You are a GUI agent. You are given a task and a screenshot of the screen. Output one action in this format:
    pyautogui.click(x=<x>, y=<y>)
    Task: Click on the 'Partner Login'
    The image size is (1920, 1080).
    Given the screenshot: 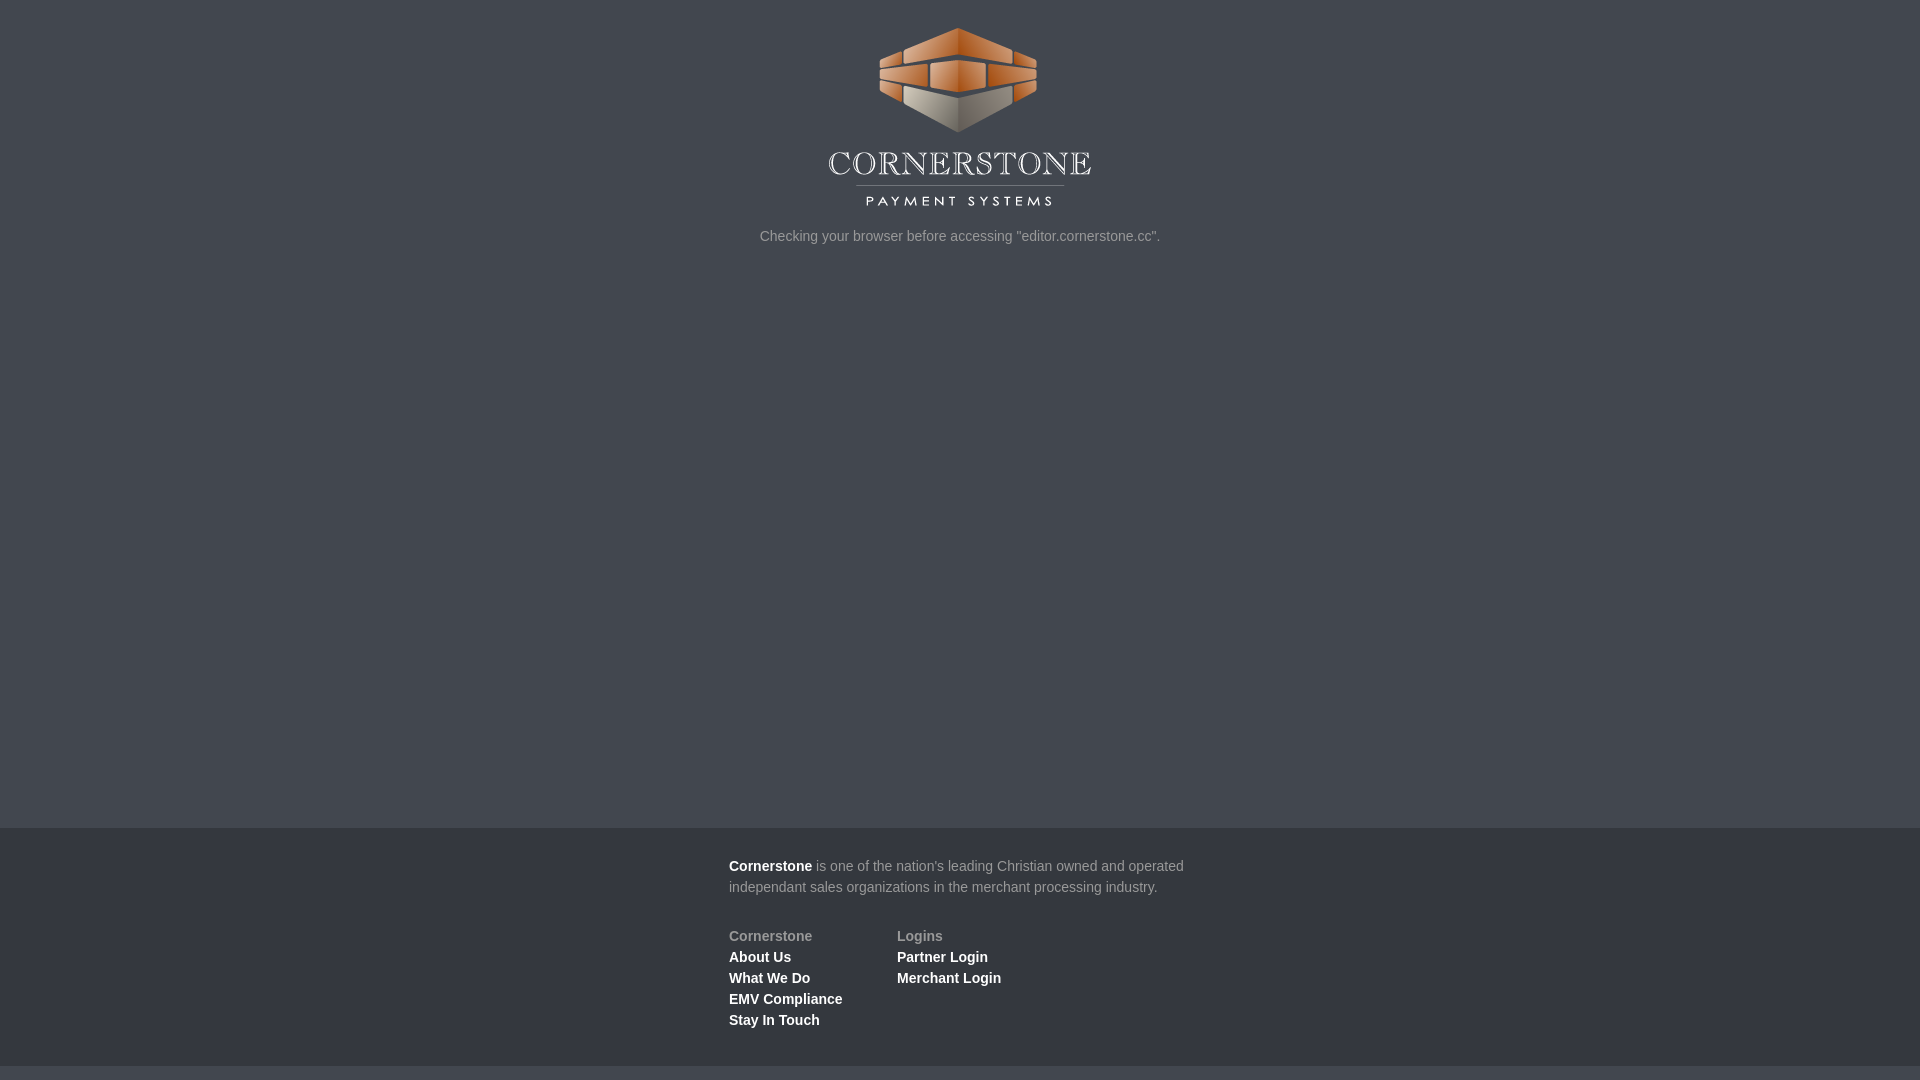 What is the action you would take?
    pyautogui.click(x=896, y=955)
    